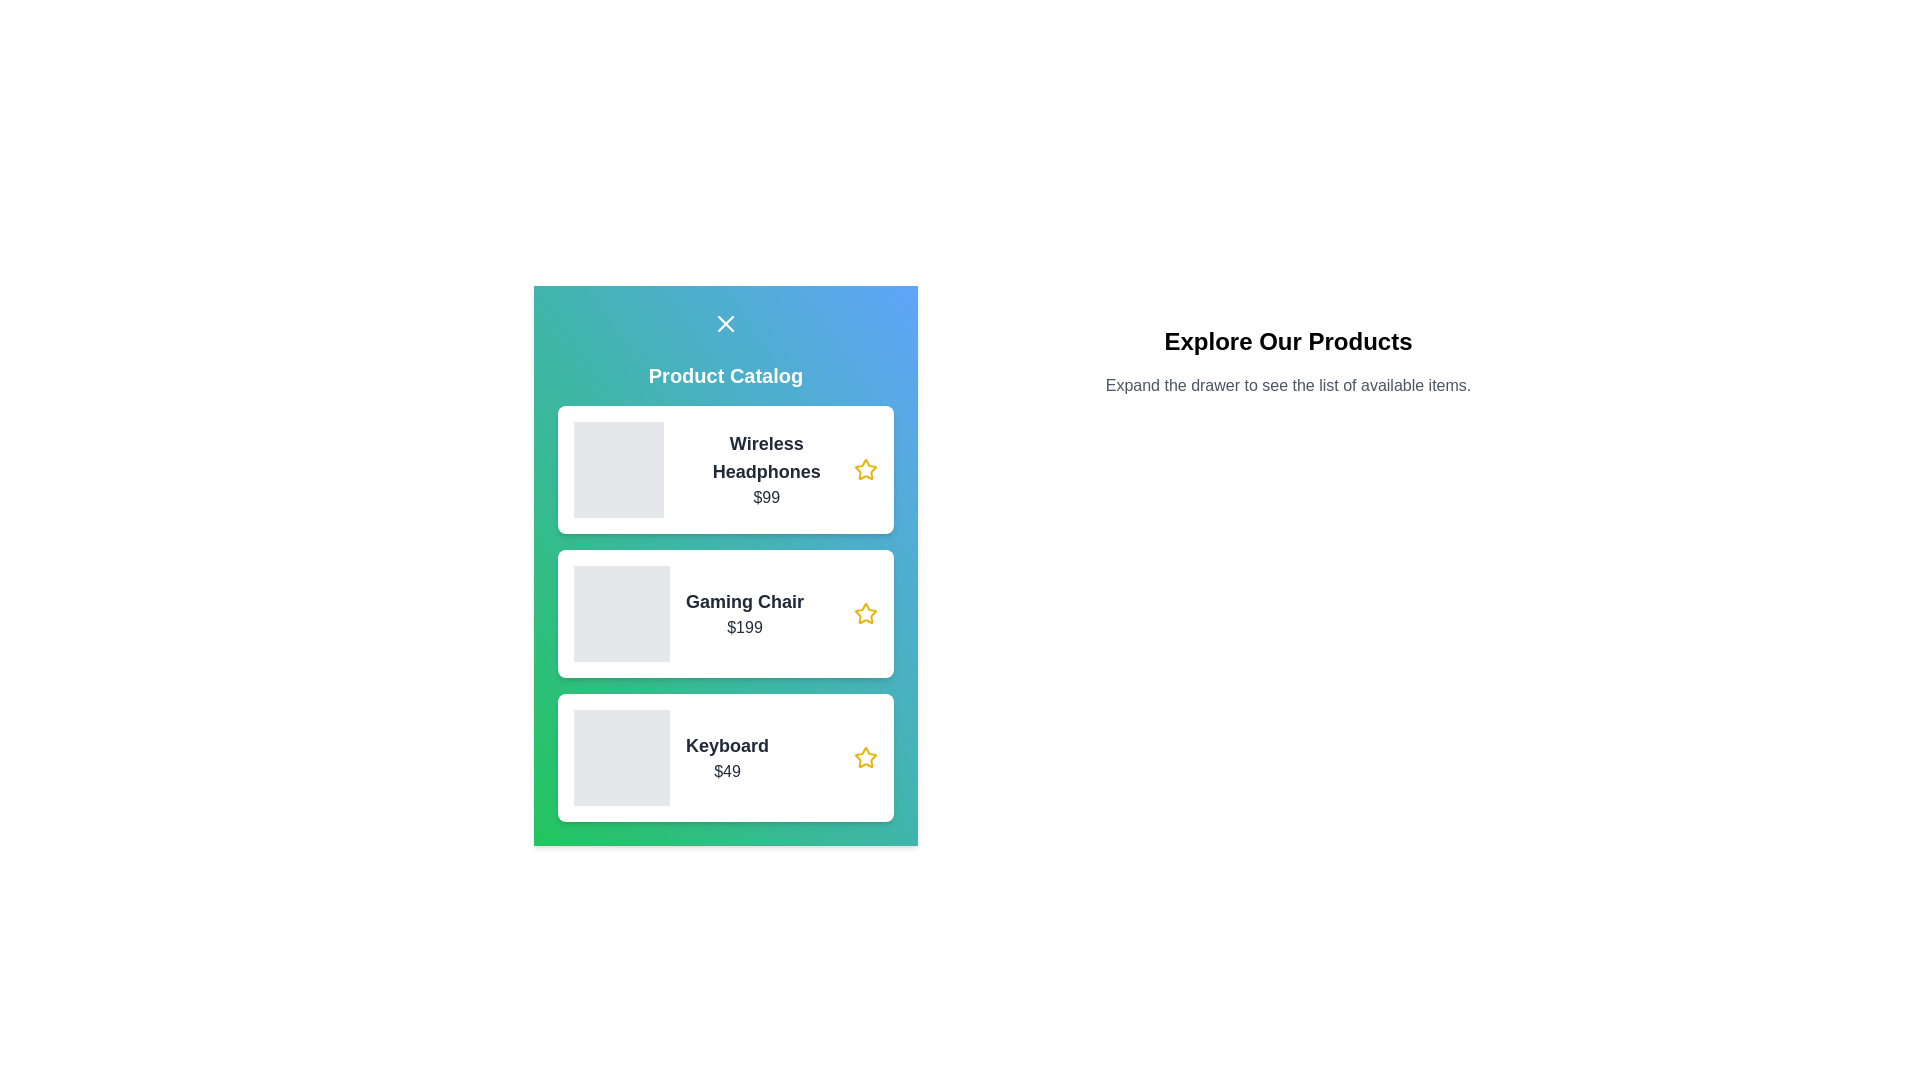 This screenshot has width=1920, height=1080. What do you see at coordinates (865, 612) in the screenshot?
I see `the star icon next to the product named Gaming Chair to mark it as favorite` at bounding box center [865, 612].